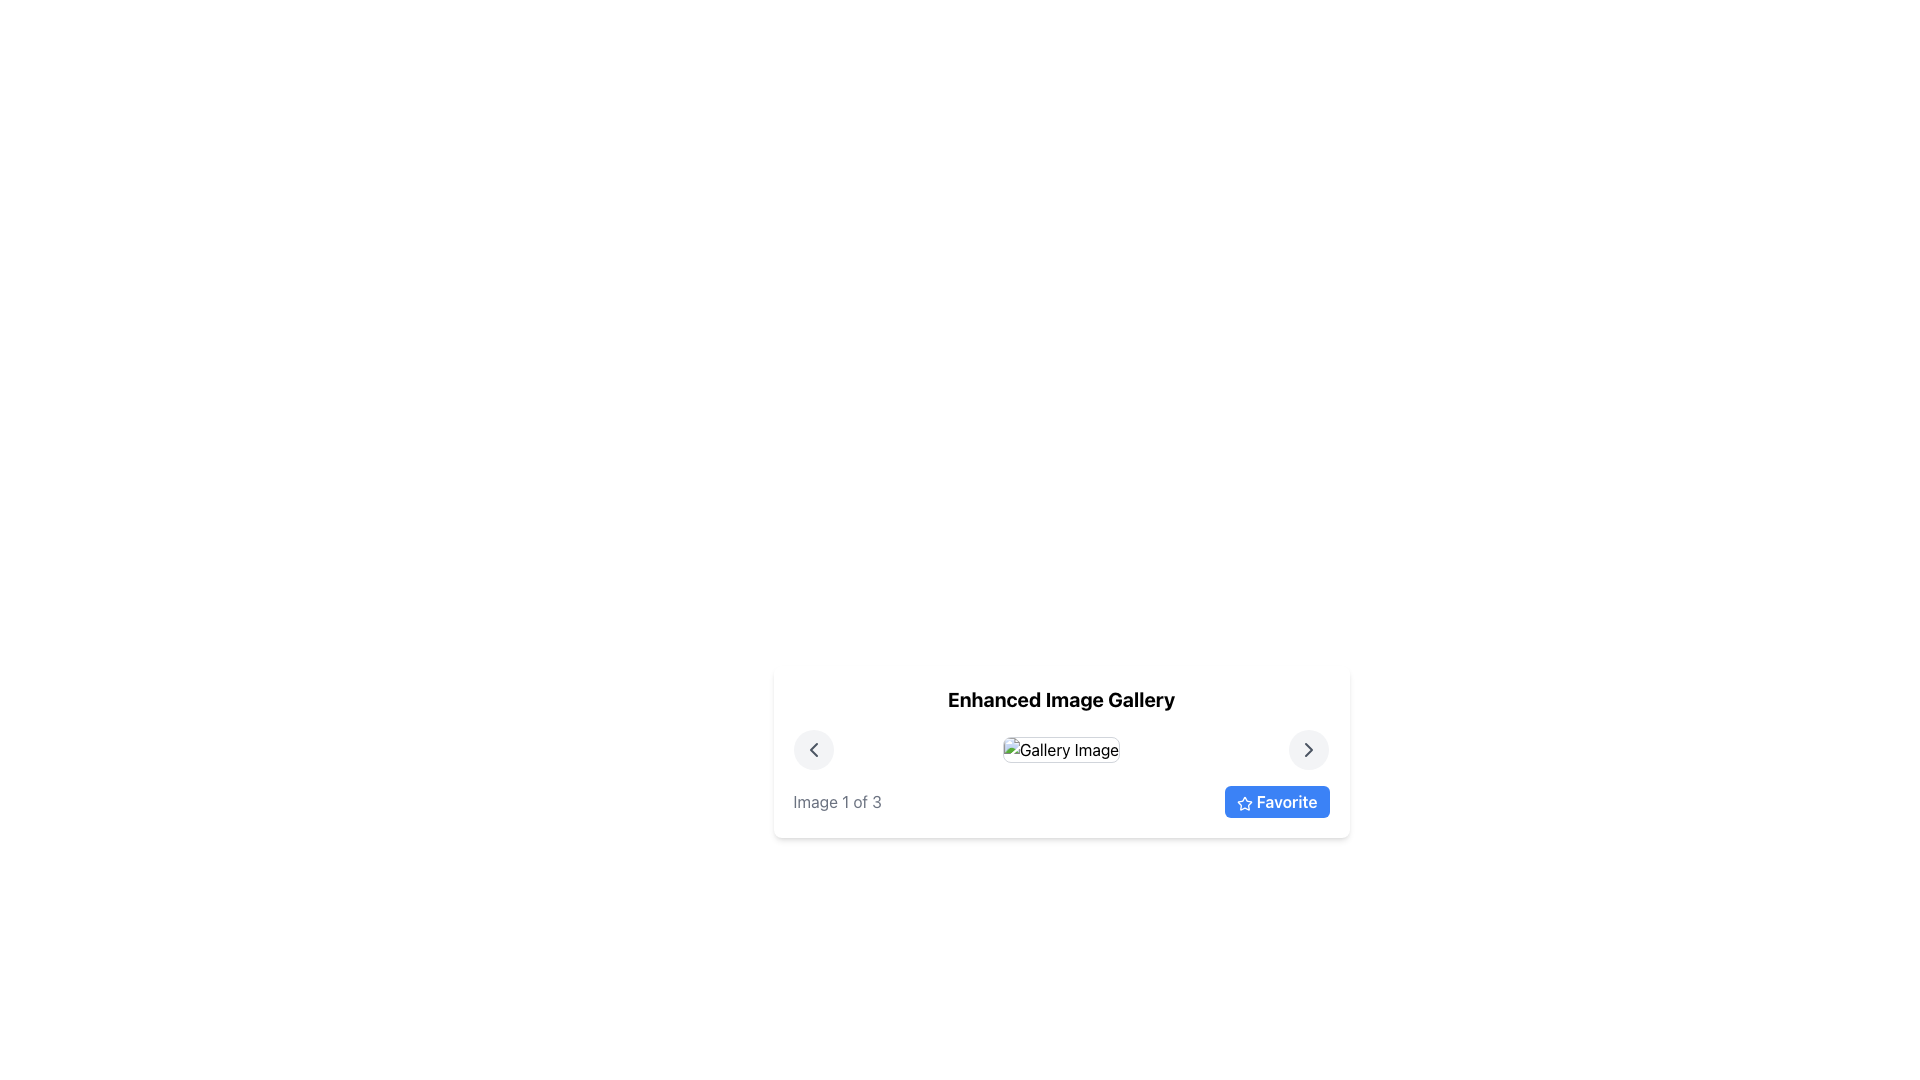  Describe the element at coordinates (1060, 749) in the screenshot. I see `the 'Gallery Image' element, which is a rectangular image component with a grey bordered frame, centrally positioned between navigational buttons` at that location.